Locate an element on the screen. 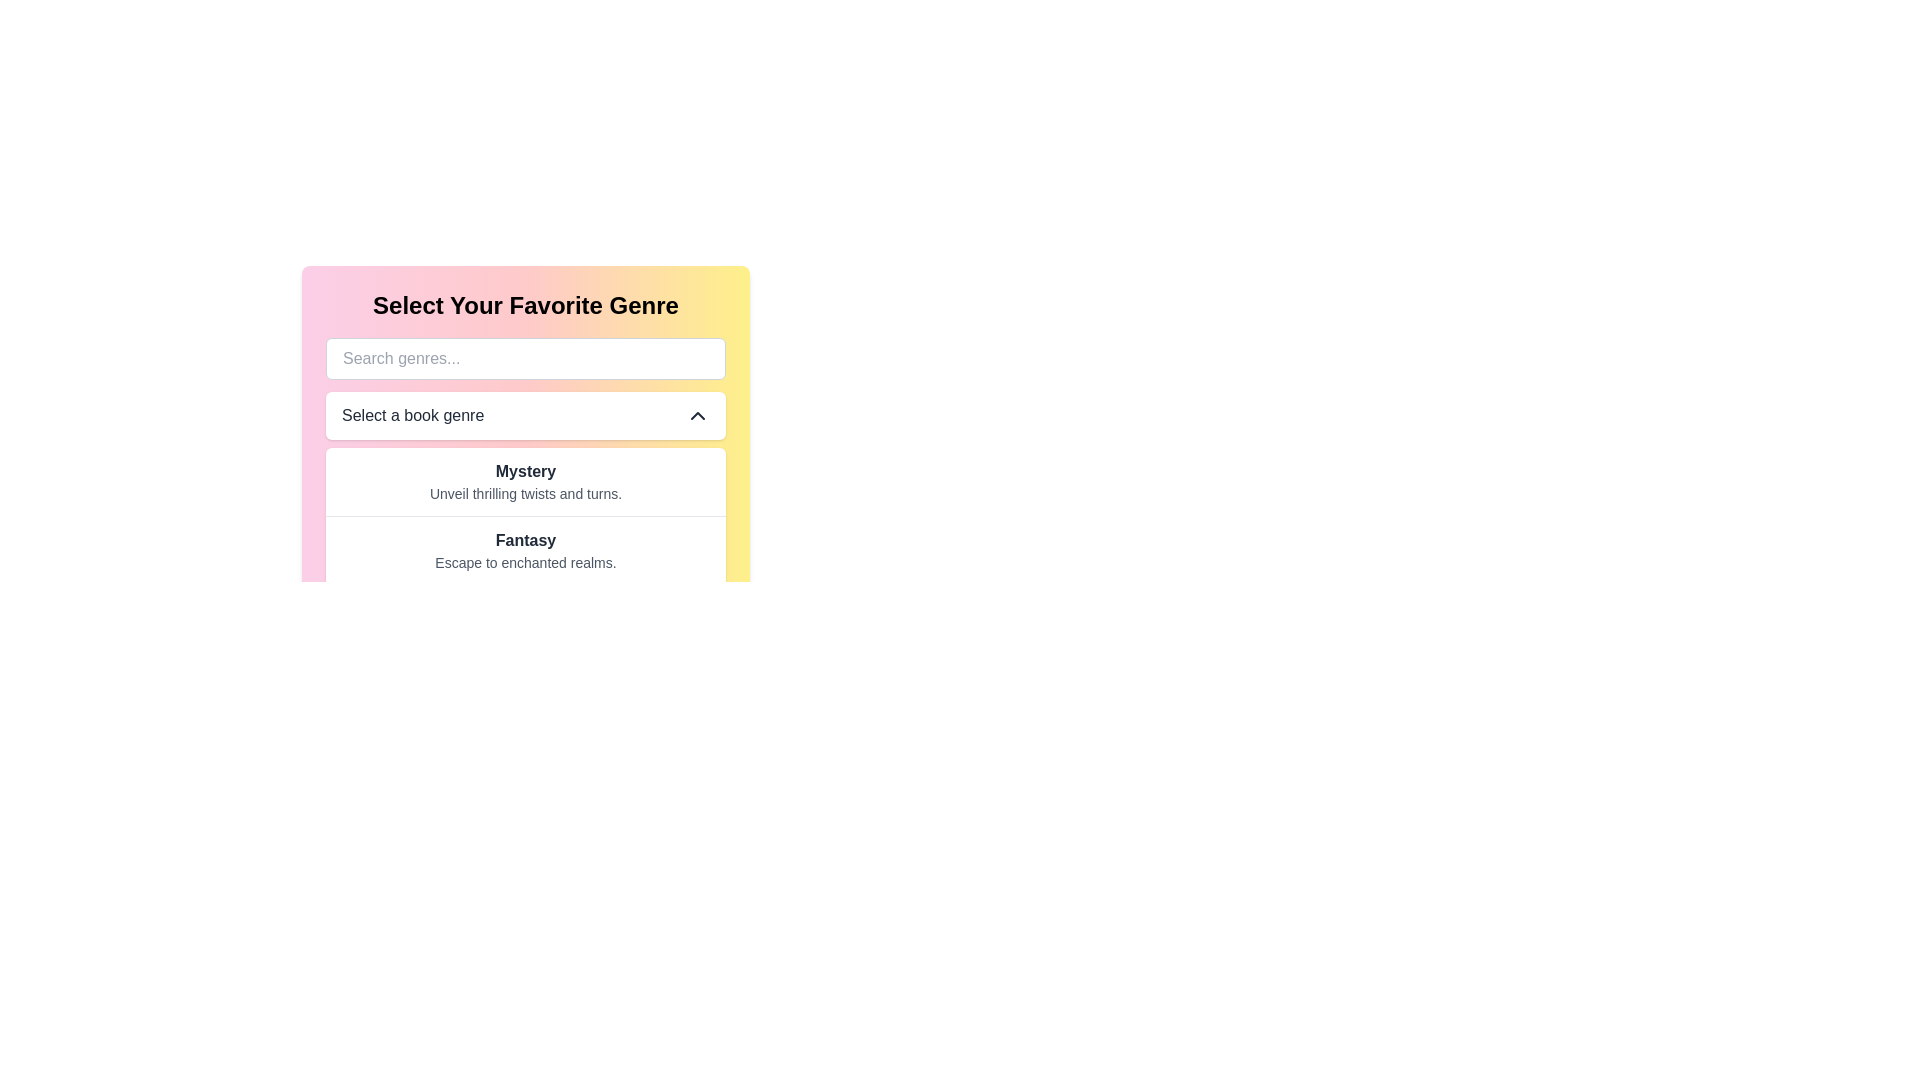  the text on the selectable card that displays 'Mystery' in a bold font and the phrase 'Unveil thrilling twists and turns.' for informational purposes is located at coordinates (526, 482).